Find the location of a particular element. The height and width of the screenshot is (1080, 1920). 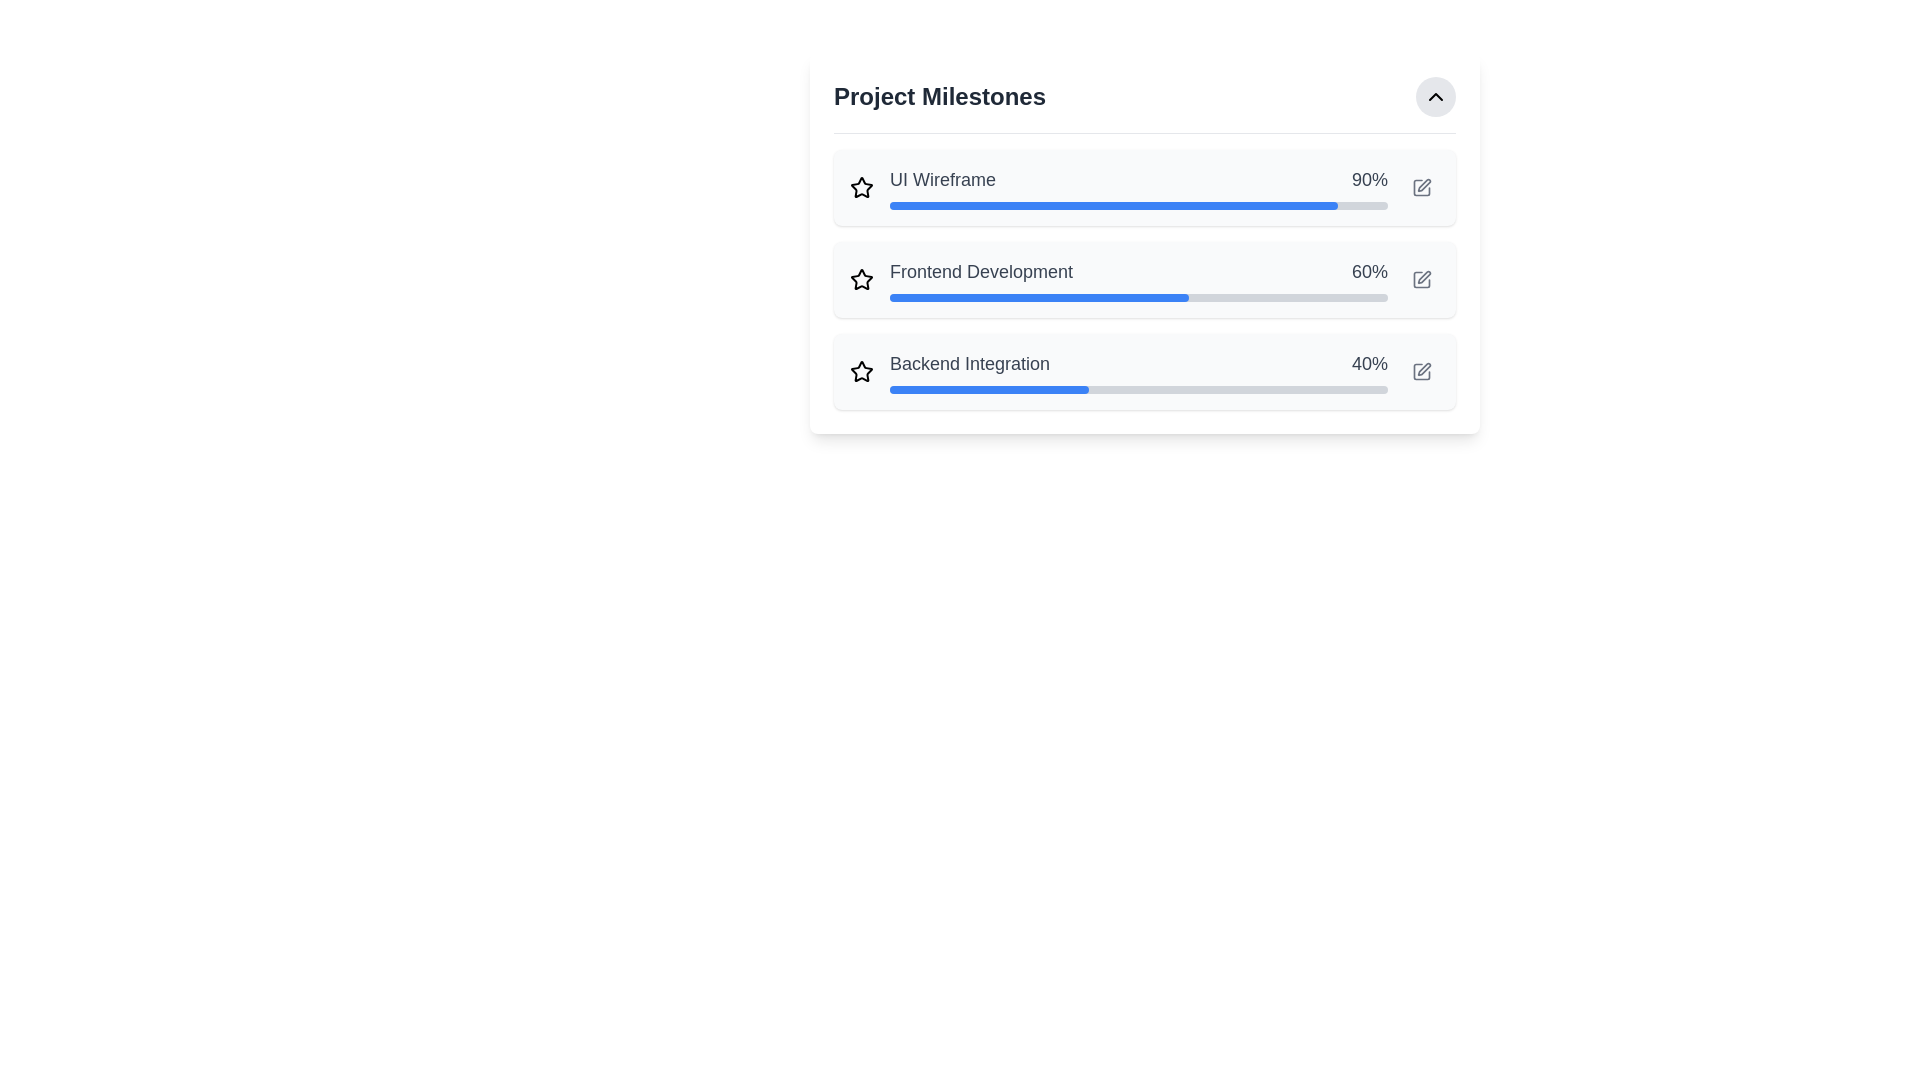

the percentage text indicating the completion for the 'Frontend Development' milestone, located in the second row of progress tracking components is located at coordinates (1368, 272).